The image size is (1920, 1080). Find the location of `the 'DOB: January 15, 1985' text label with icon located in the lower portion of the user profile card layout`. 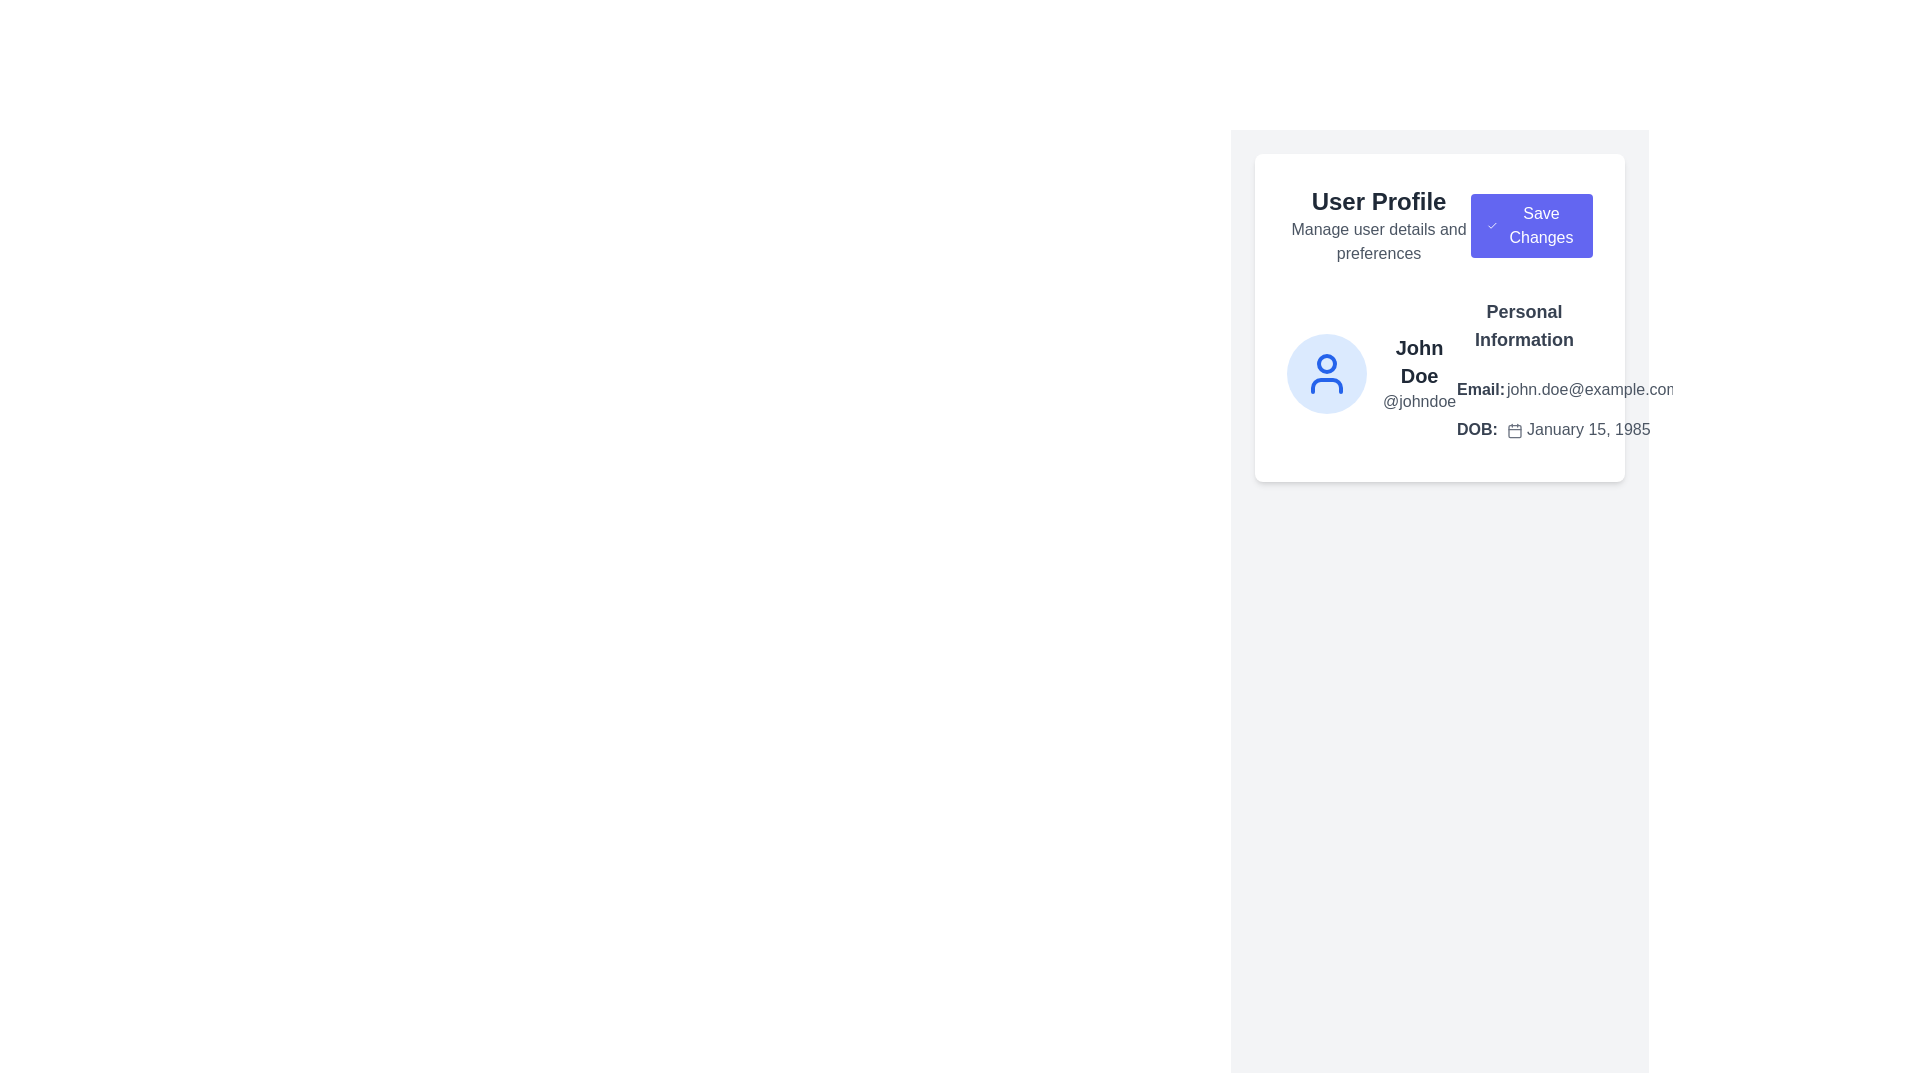

the 'DOB: January 15, 1985' text label with icon located in the lower portion of the user profile card layout is located at coordinates (1567, 428).